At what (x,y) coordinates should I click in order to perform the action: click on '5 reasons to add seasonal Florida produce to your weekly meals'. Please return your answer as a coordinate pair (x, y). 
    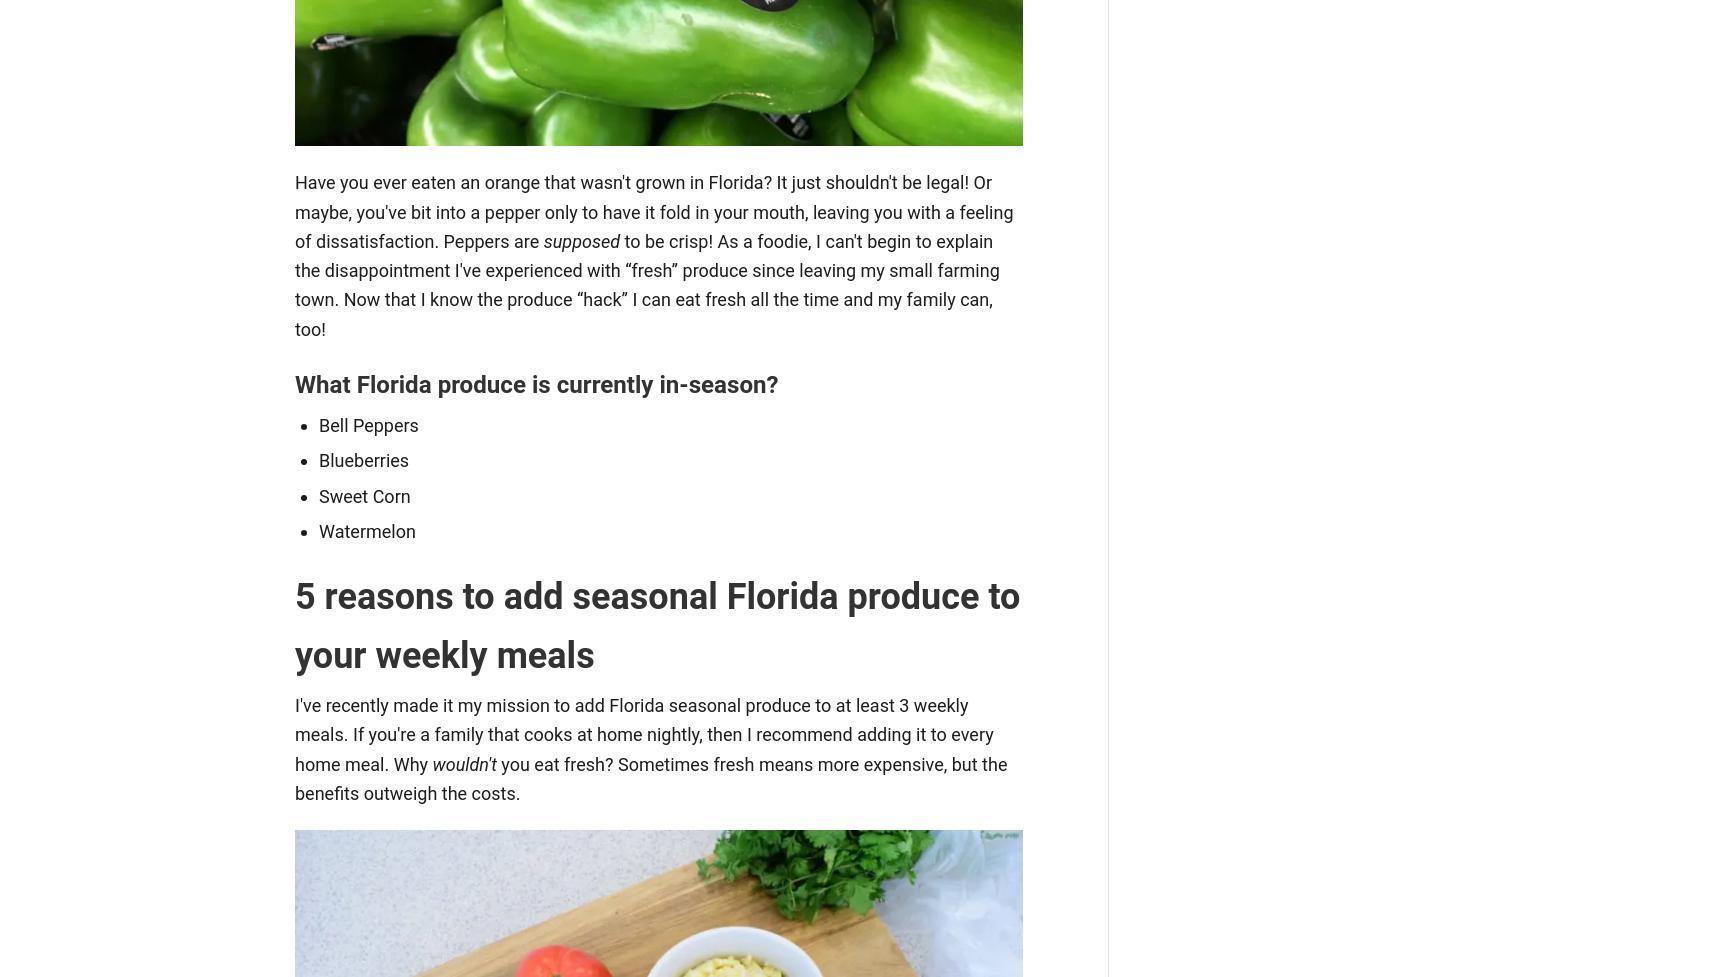
    Looking at the image, I should click on (656, 624).